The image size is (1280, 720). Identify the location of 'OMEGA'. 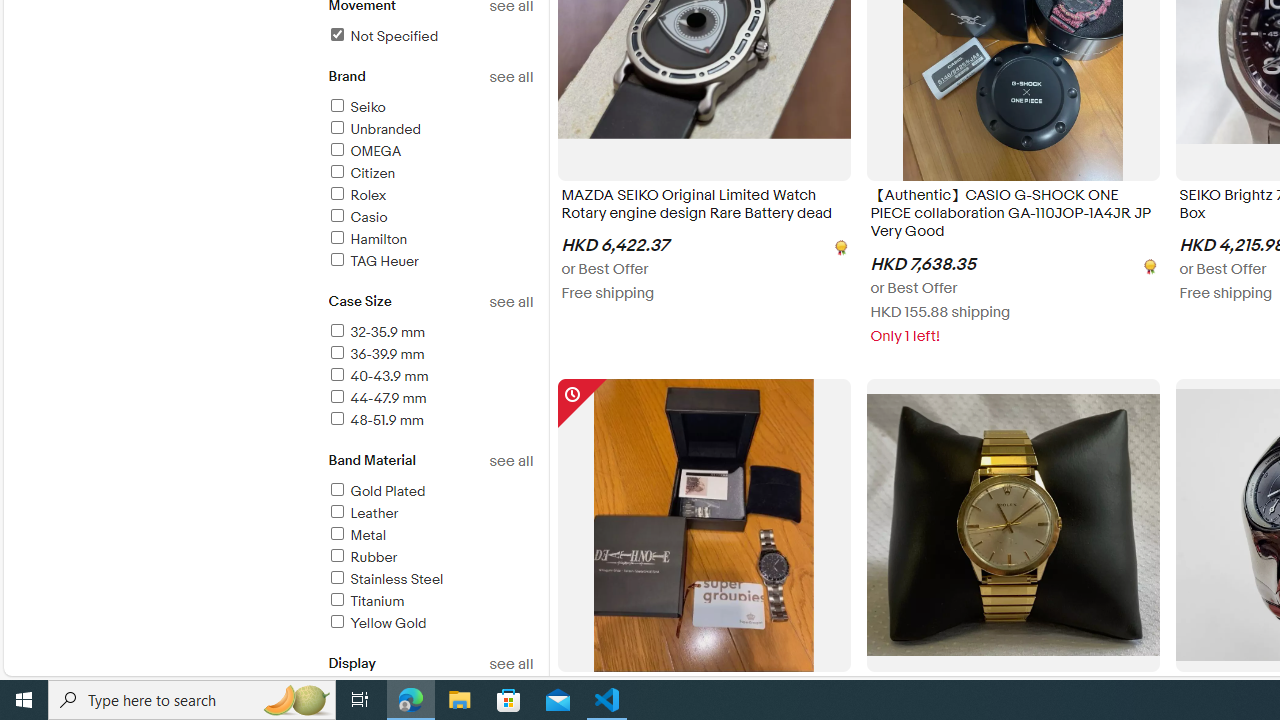
(364, 150).